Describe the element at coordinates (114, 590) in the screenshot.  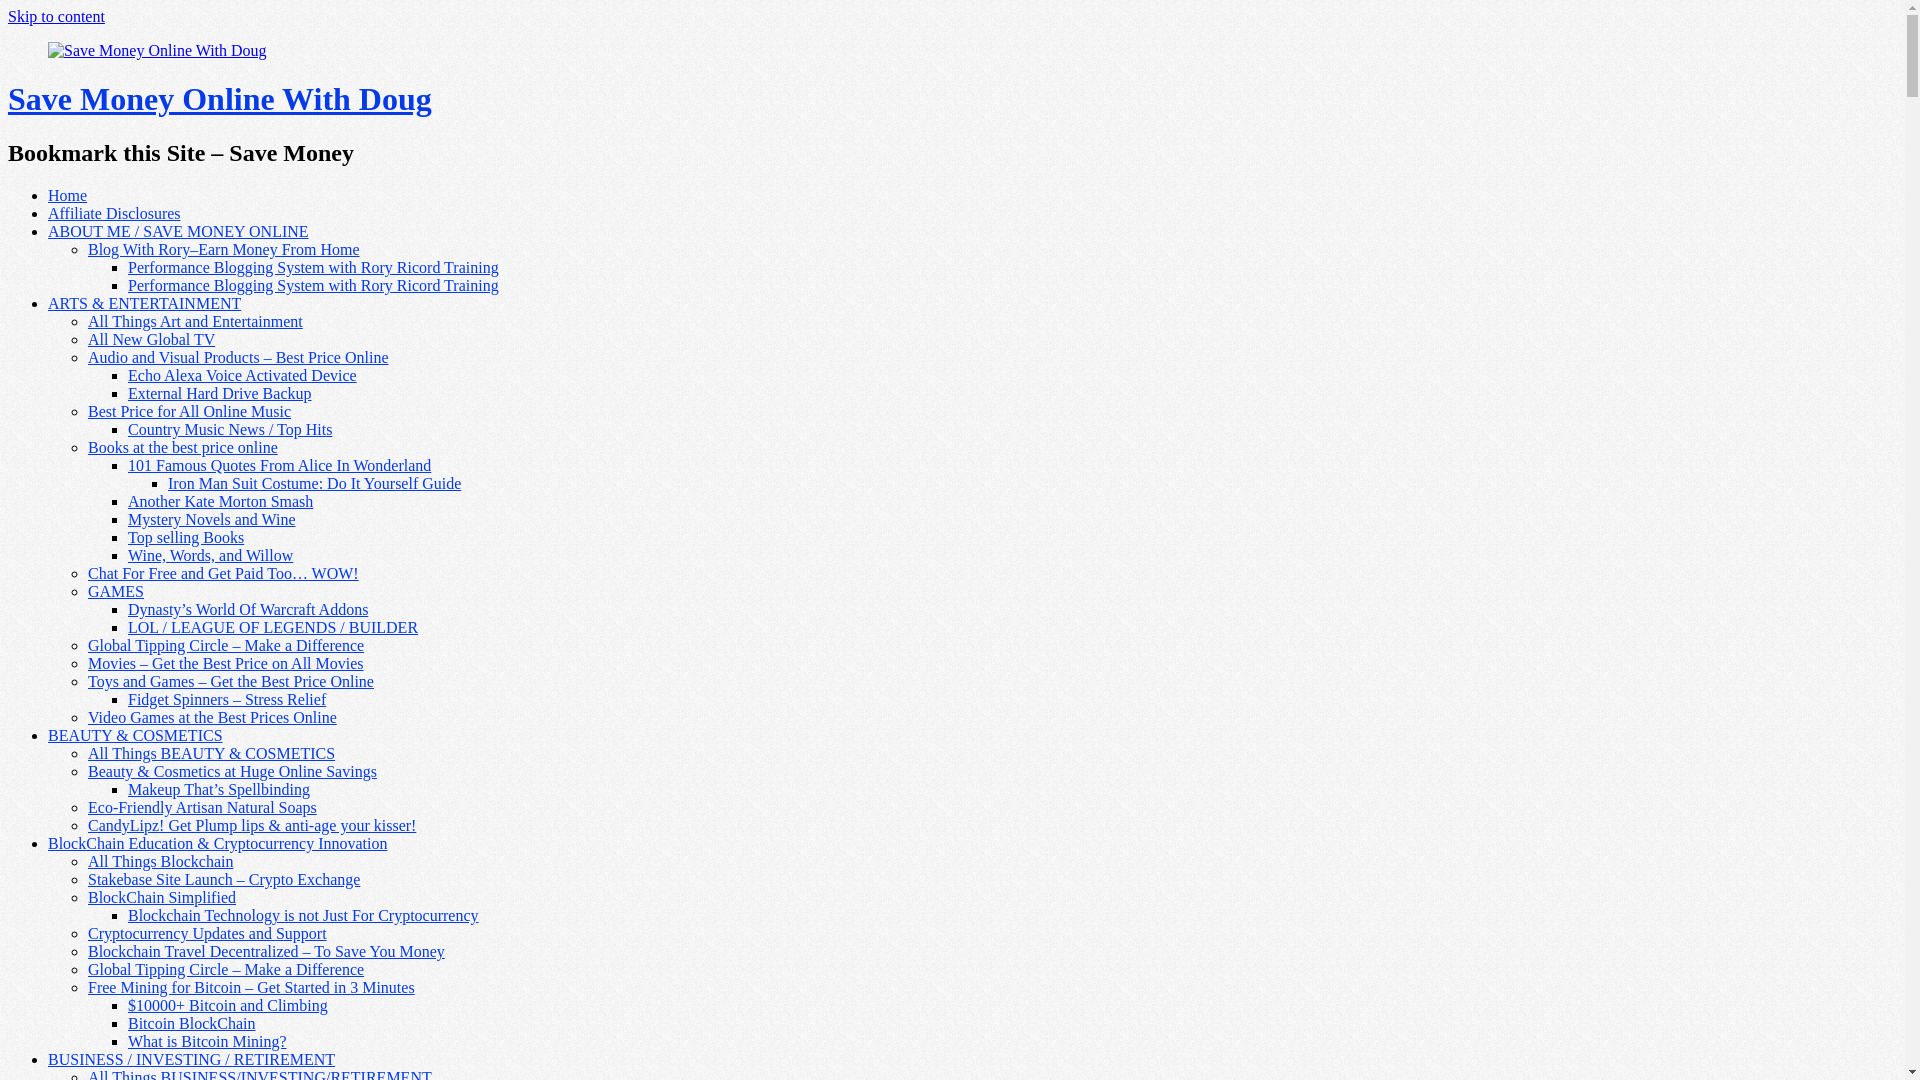
I see `'GAMES'` at that location.